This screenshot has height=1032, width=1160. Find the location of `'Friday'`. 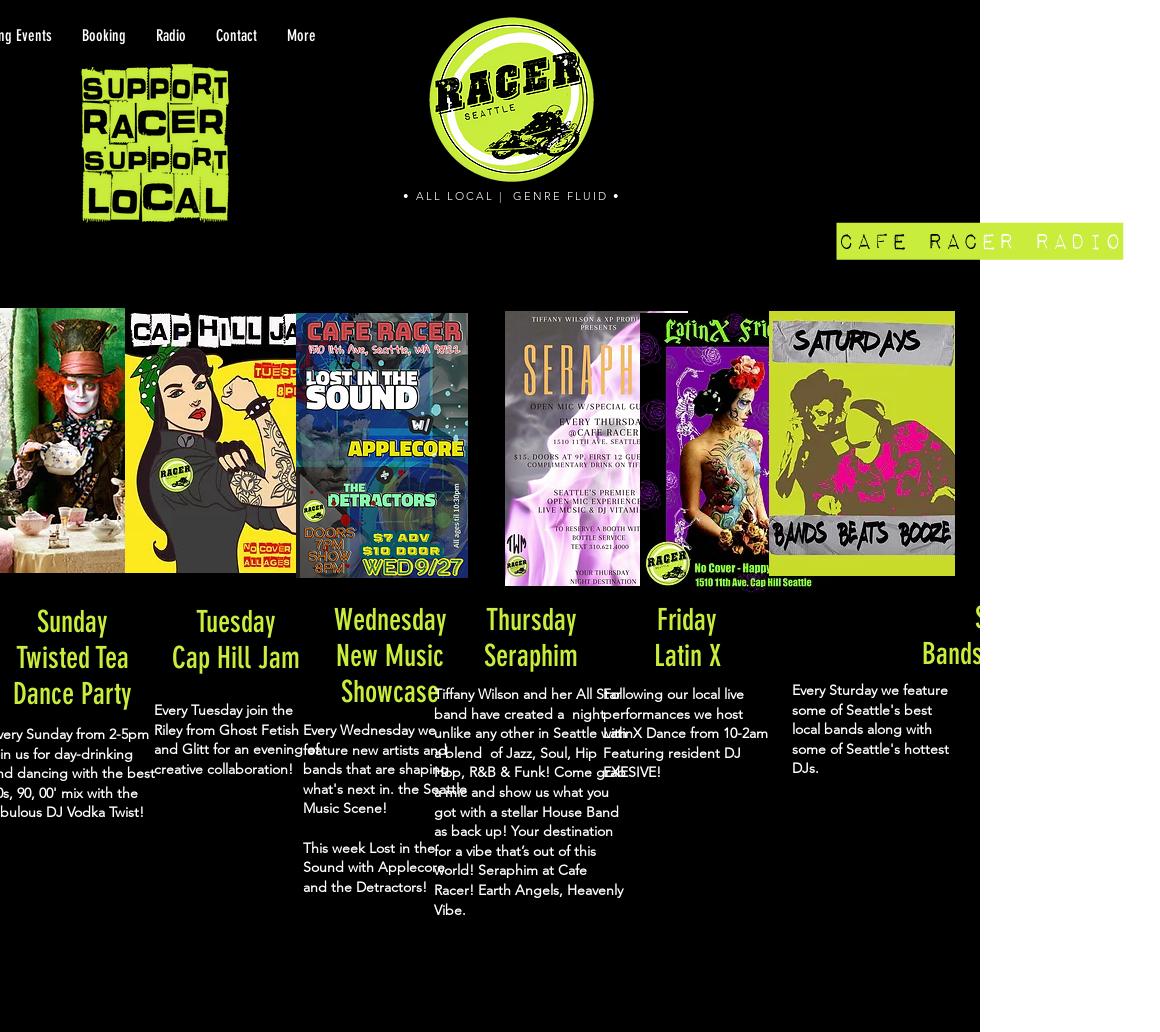

'Friday' is located at coordinates (685, 620).